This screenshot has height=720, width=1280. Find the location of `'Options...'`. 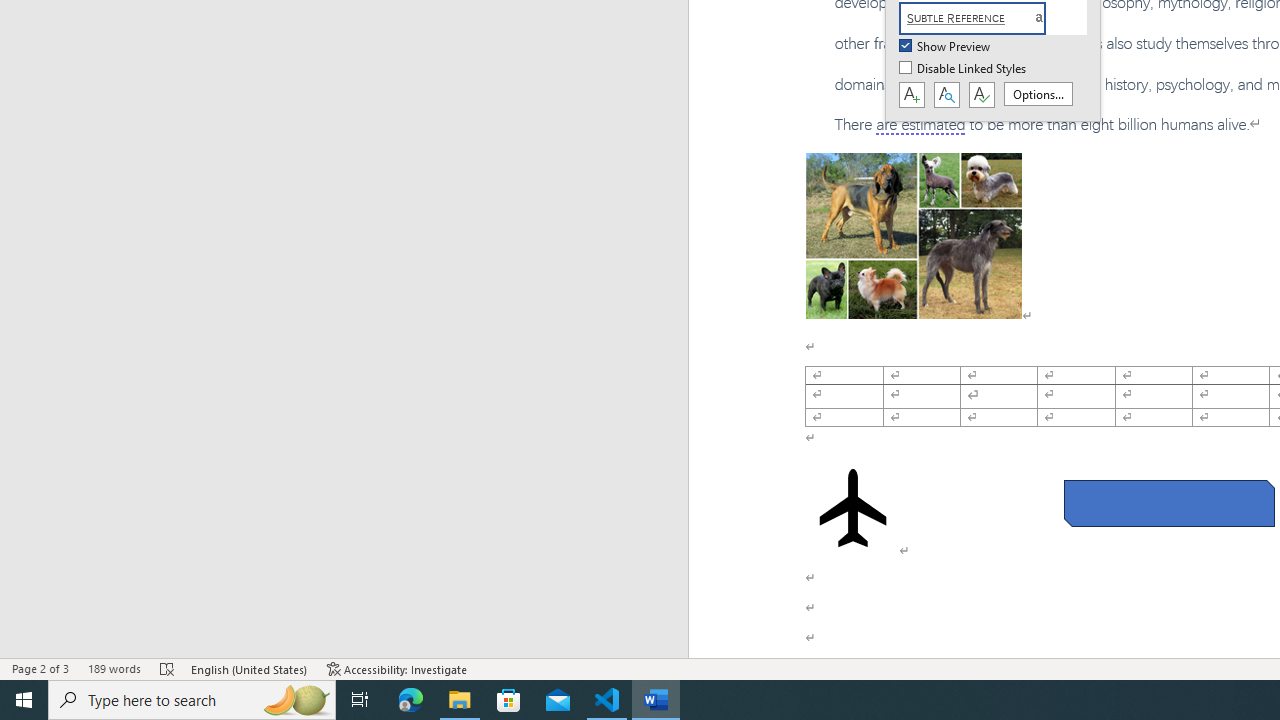

'Options...' is located at coordinates (1038, 93).